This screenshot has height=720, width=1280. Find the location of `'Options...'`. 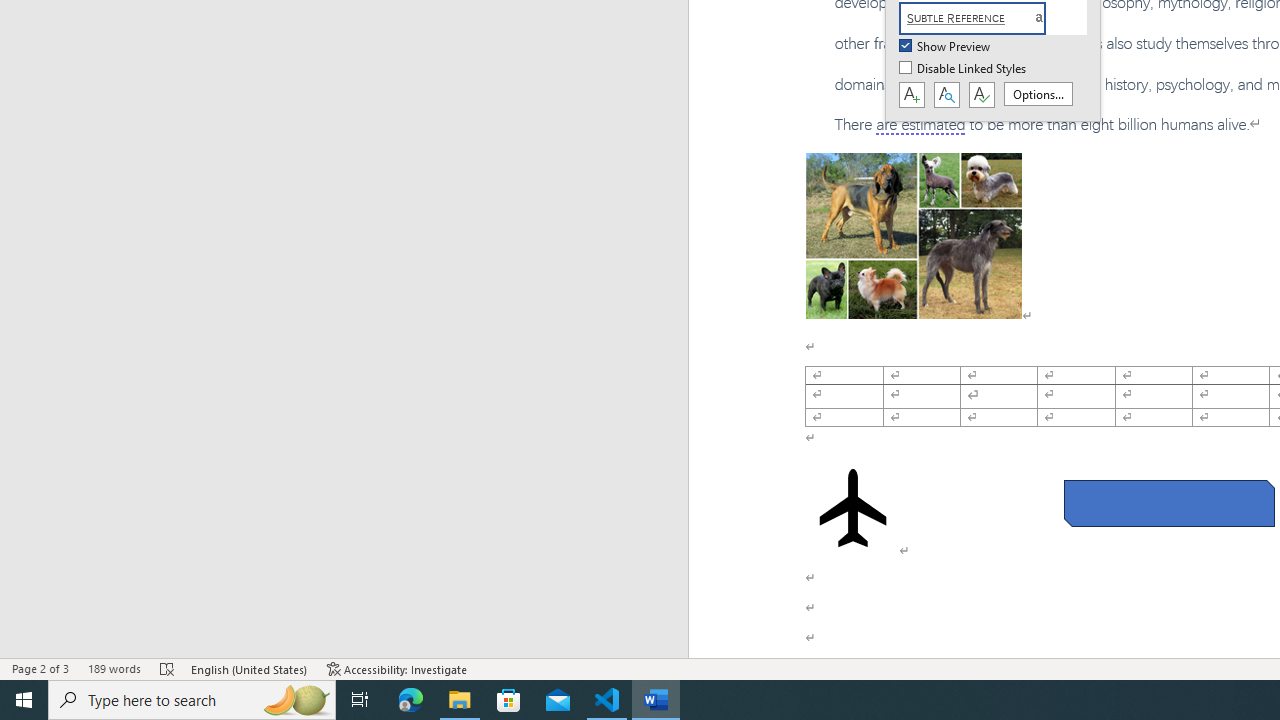

'Options...' is located at coordinates (1038, 93).